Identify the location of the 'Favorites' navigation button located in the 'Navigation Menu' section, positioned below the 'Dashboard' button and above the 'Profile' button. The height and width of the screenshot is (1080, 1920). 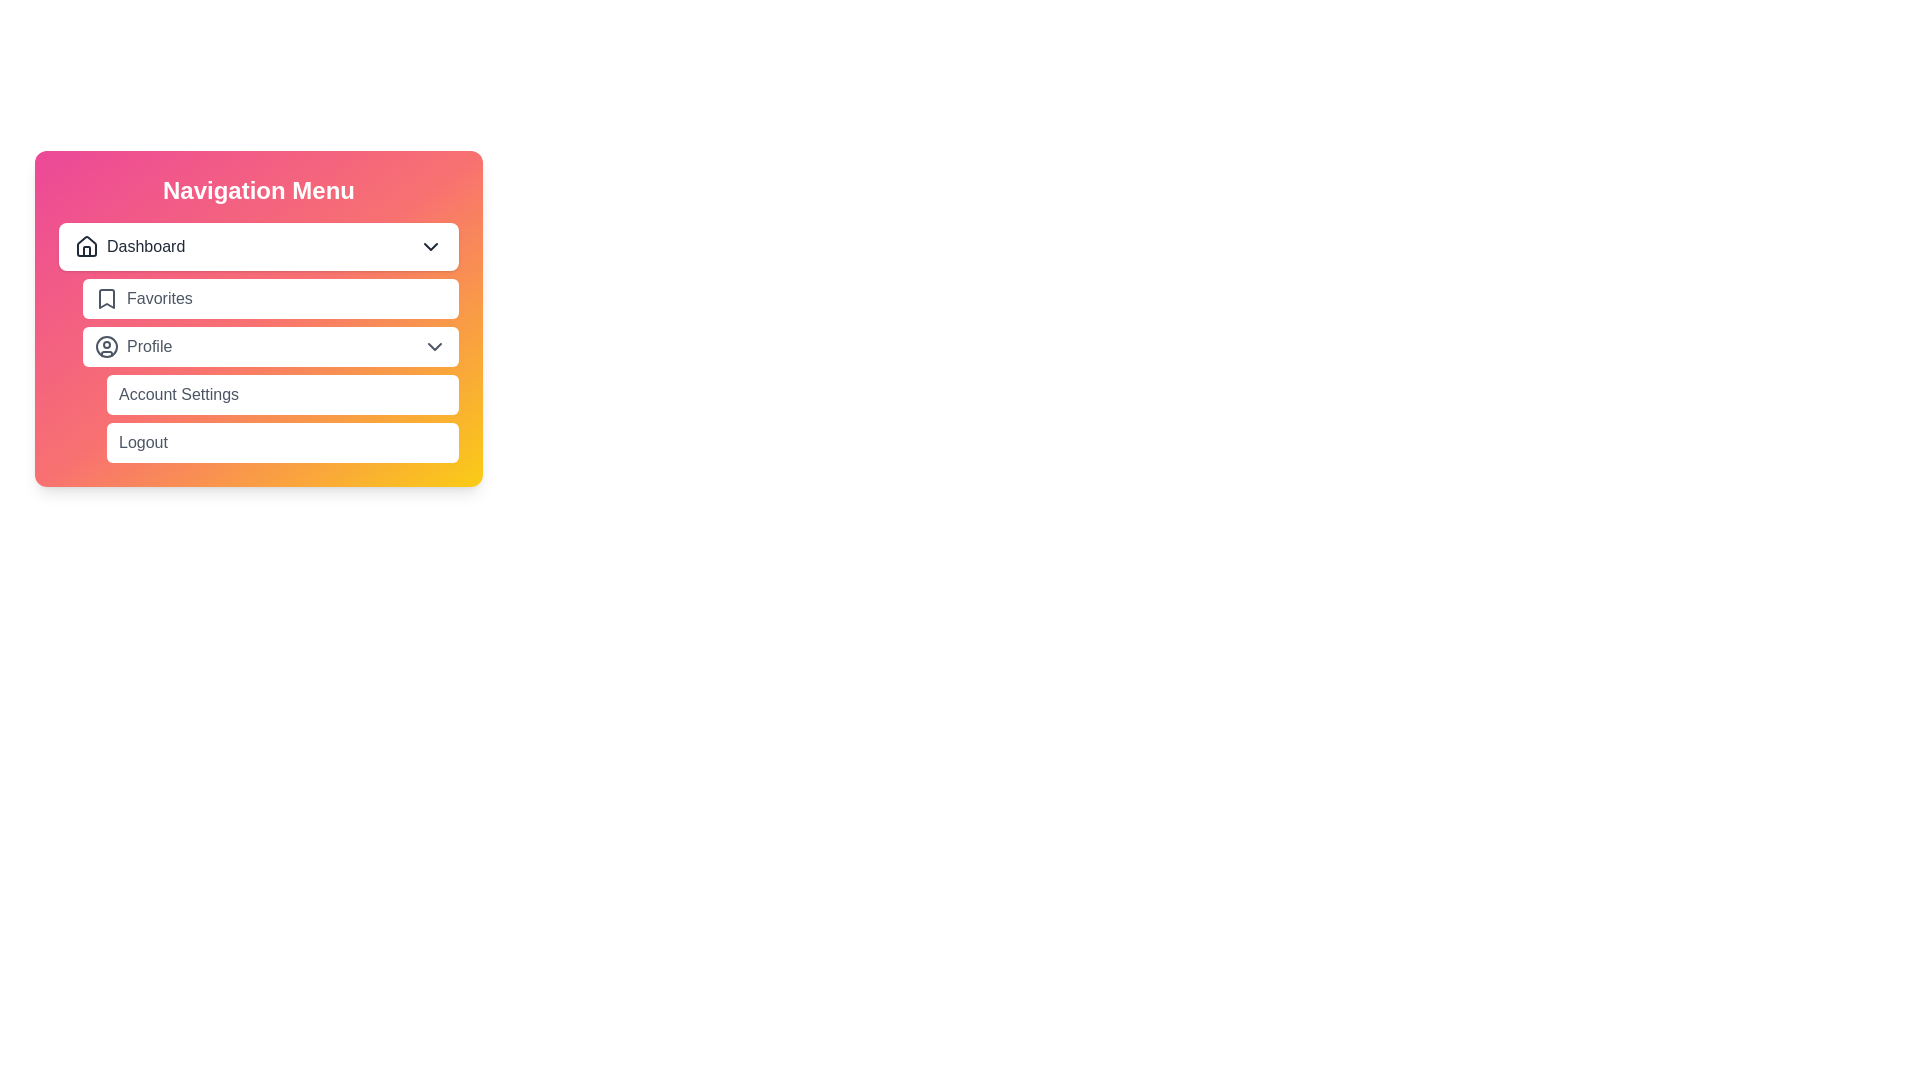
(258, 318).